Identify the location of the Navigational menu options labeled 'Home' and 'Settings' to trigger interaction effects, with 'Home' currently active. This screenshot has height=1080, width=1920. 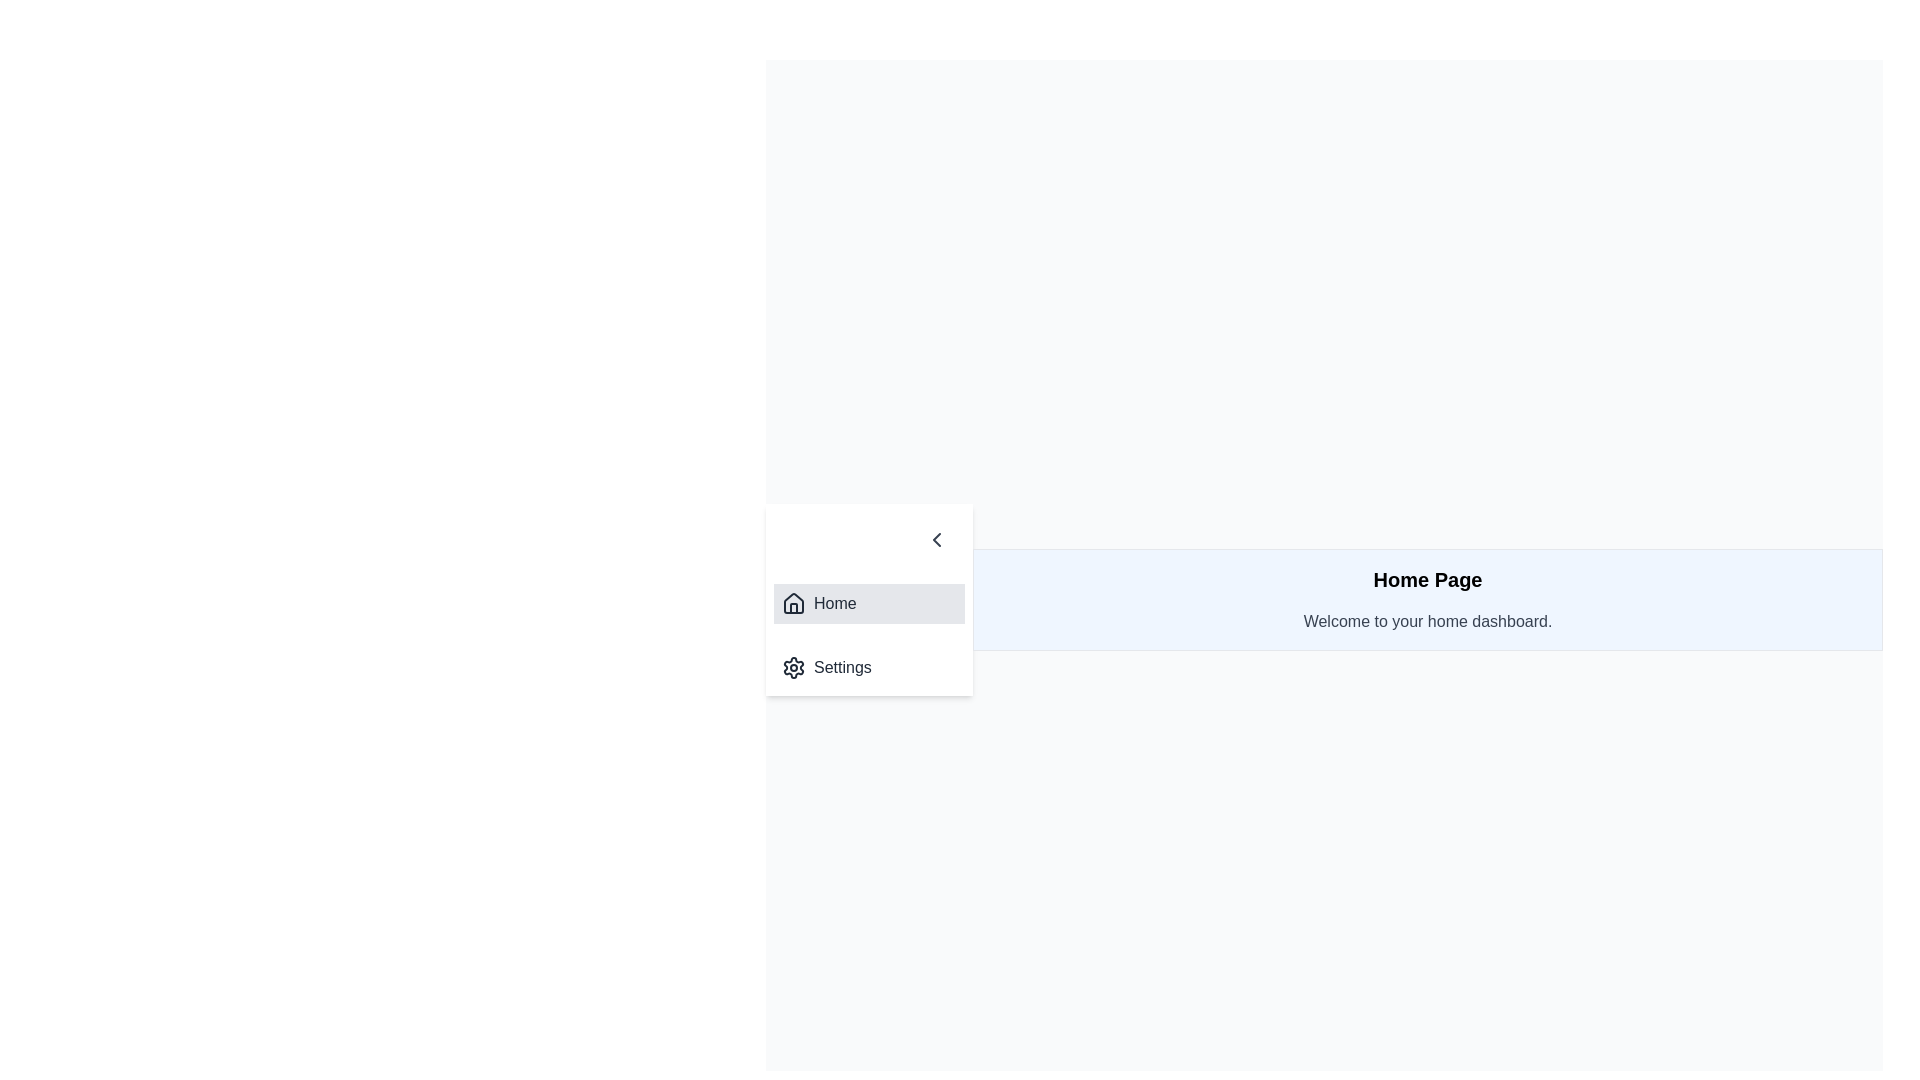
(869, 599).